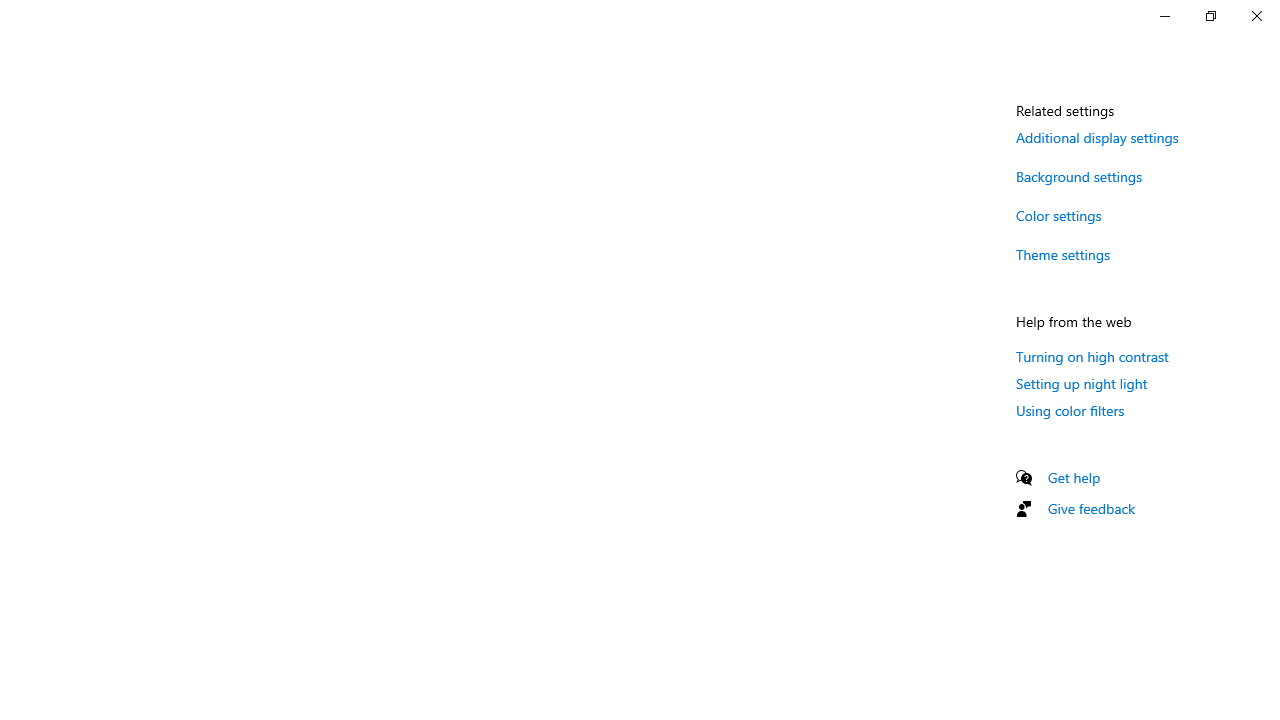  What do you see at coordinates (1069, 409) in the screenshot?
I see `'Using color filters'` at bounding box center [1069, 409].